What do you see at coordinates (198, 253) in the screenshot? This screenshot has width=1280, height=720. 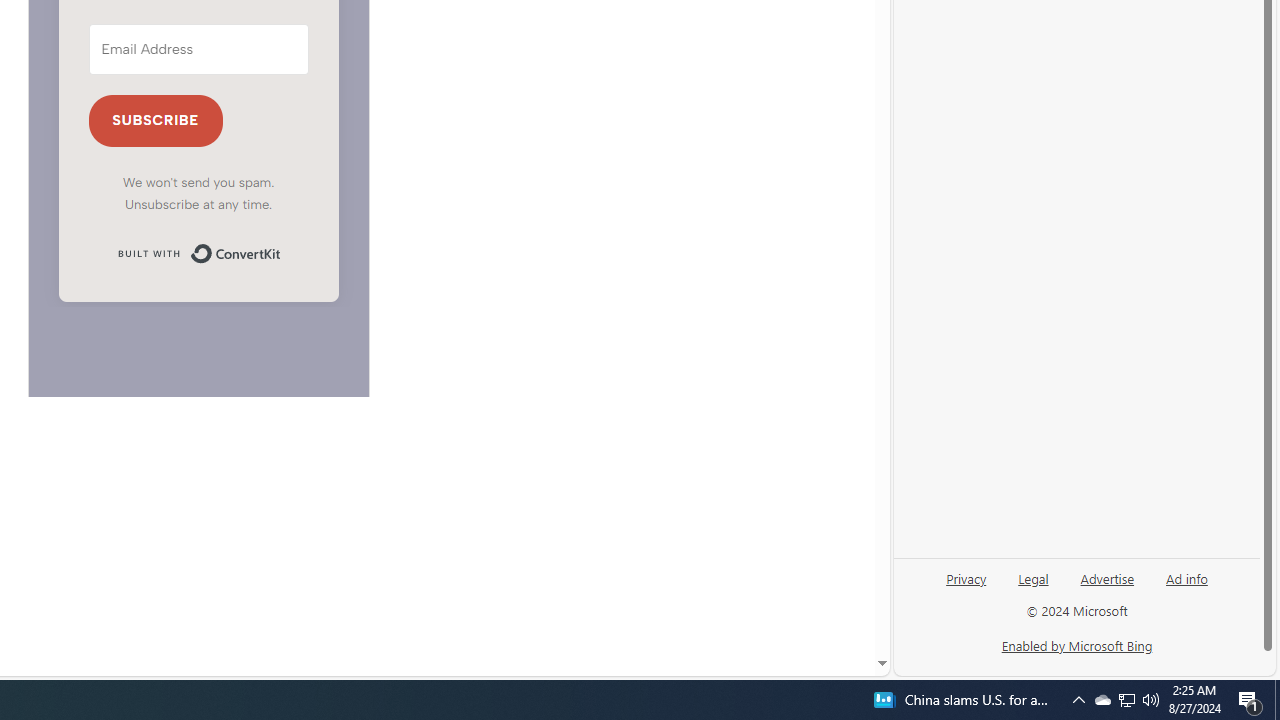 I see `'Built with ConvertKit'` at bounding box center [198, 253].